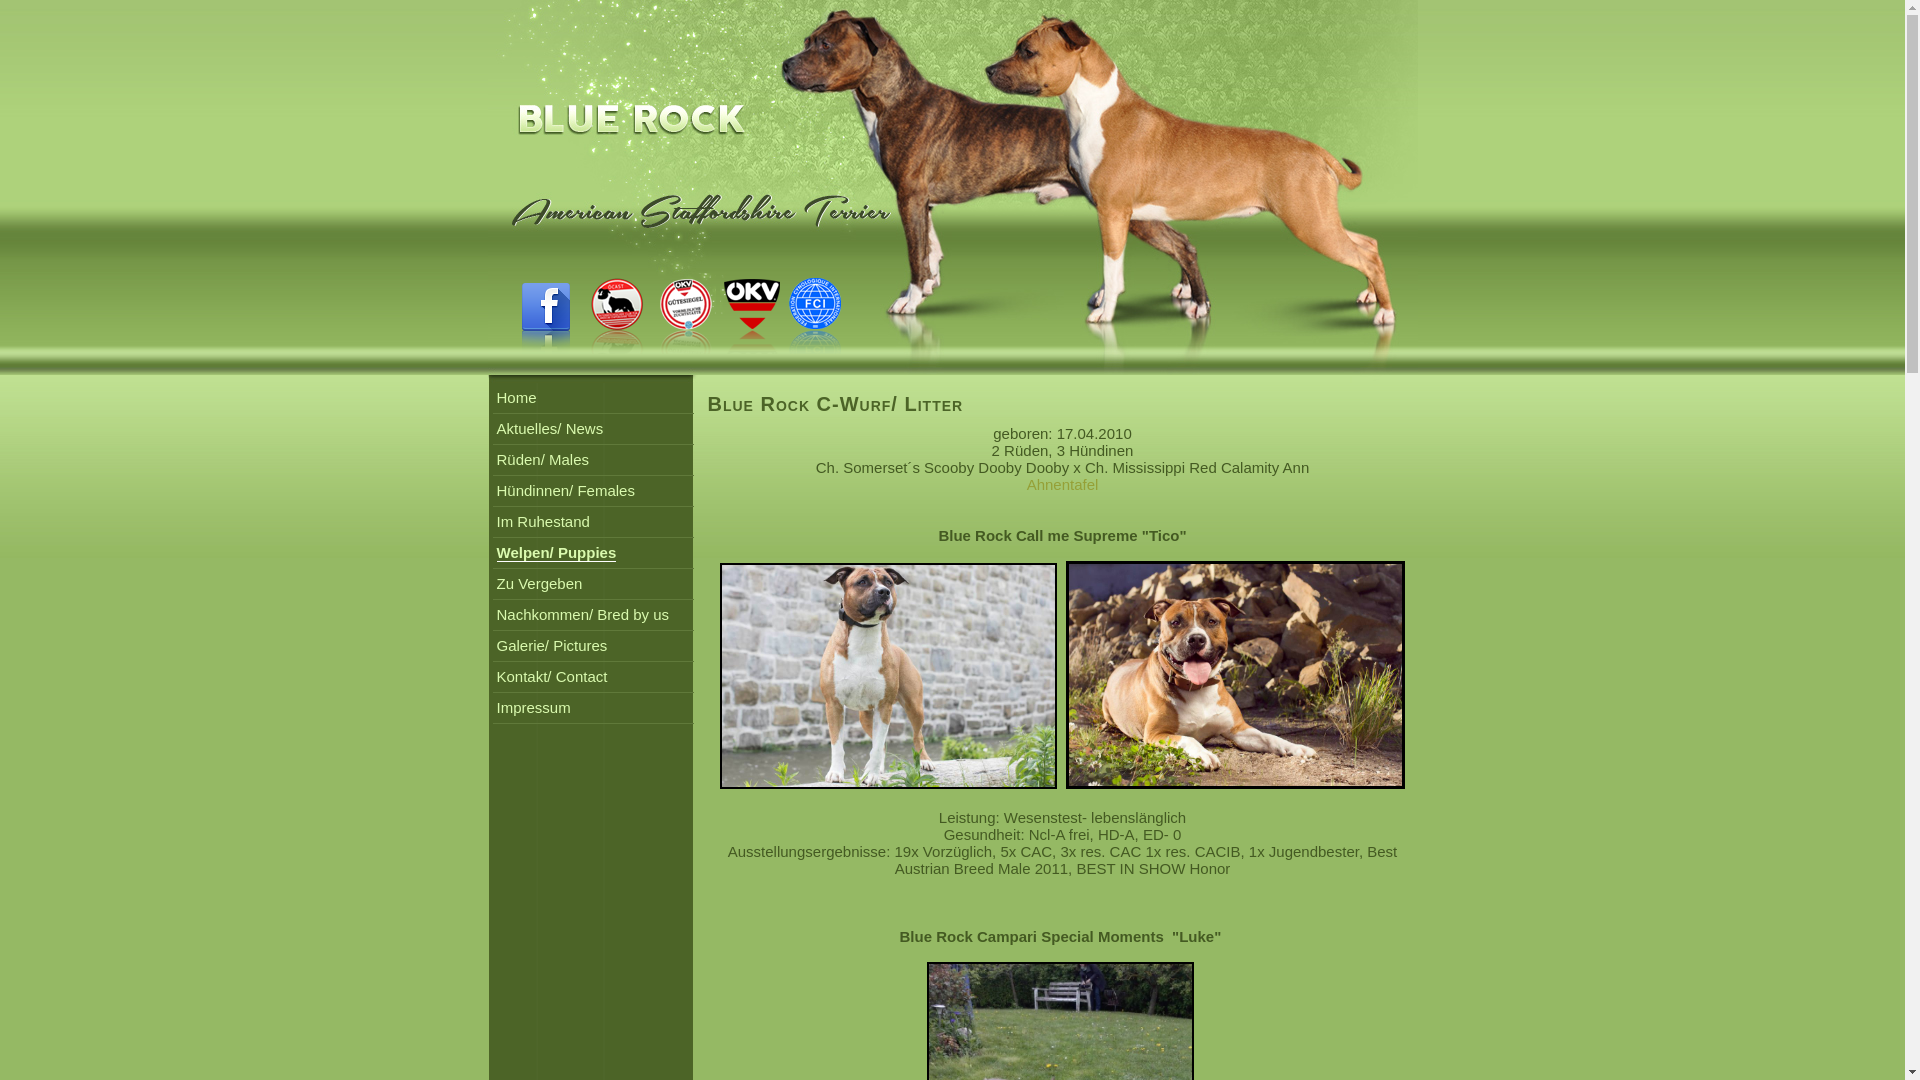  I want to click on 'Nachkommen/ Bred by us', so click(581, 613).